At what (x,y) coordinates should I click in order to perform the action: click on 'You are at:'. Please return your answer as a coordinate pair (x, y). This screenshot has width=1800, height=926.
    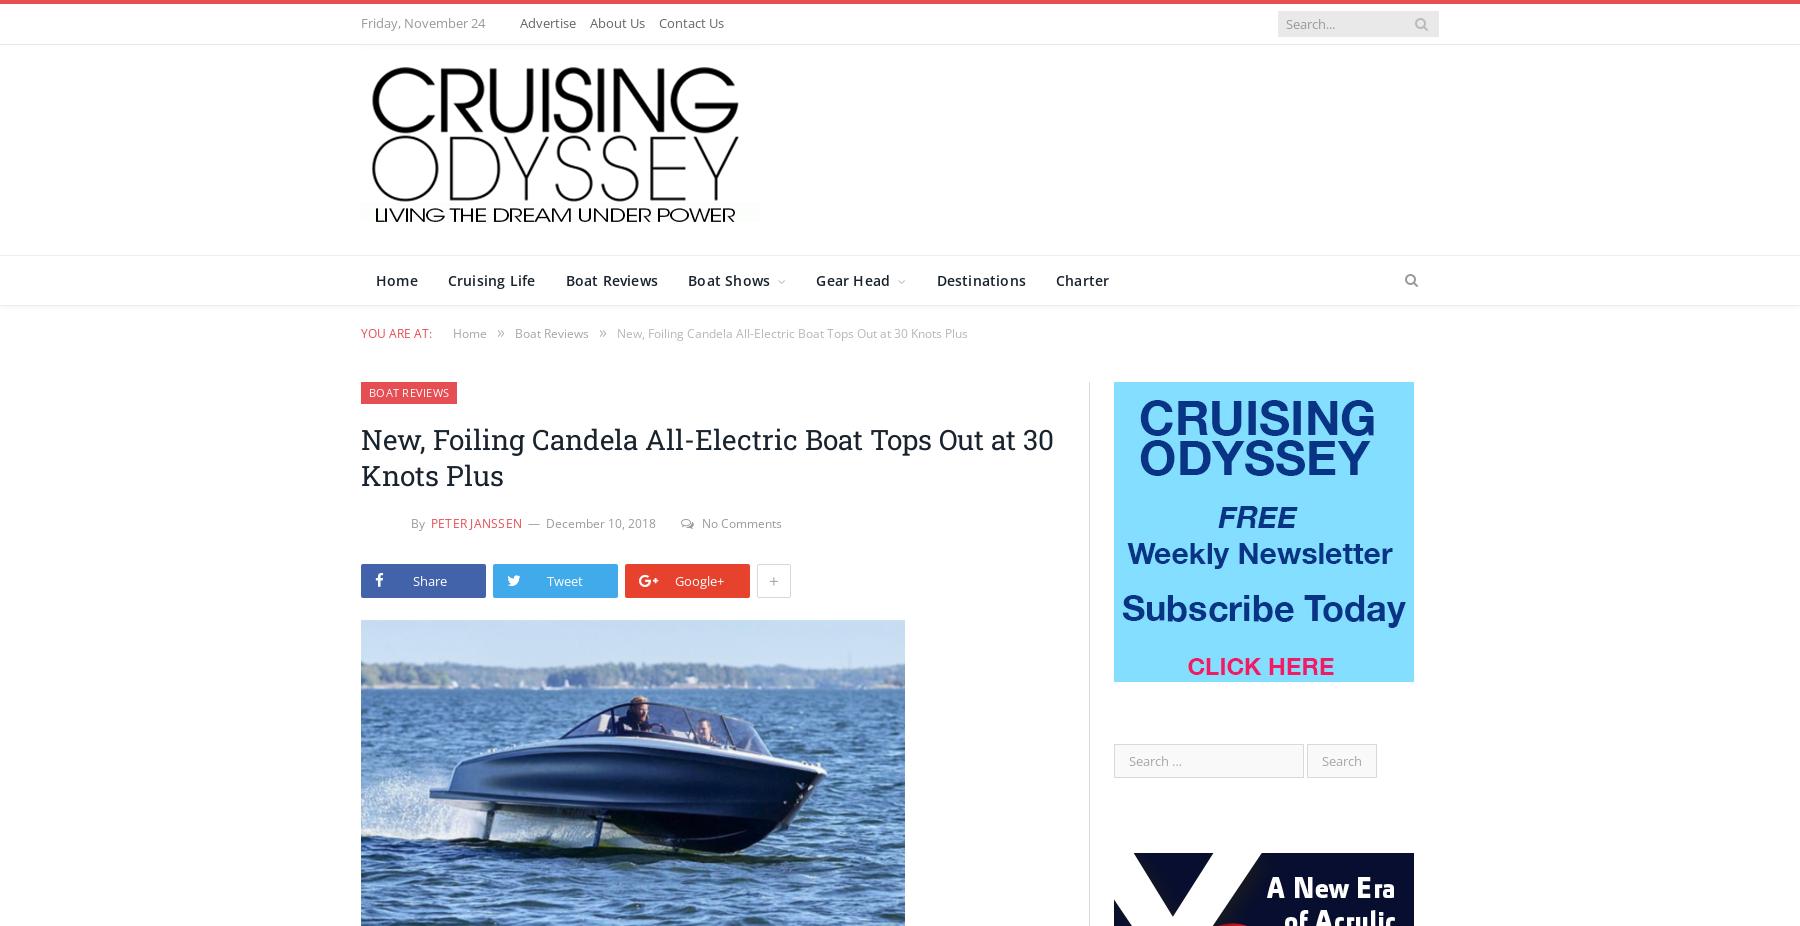
    Looking at the image, I should click on (396, 333).